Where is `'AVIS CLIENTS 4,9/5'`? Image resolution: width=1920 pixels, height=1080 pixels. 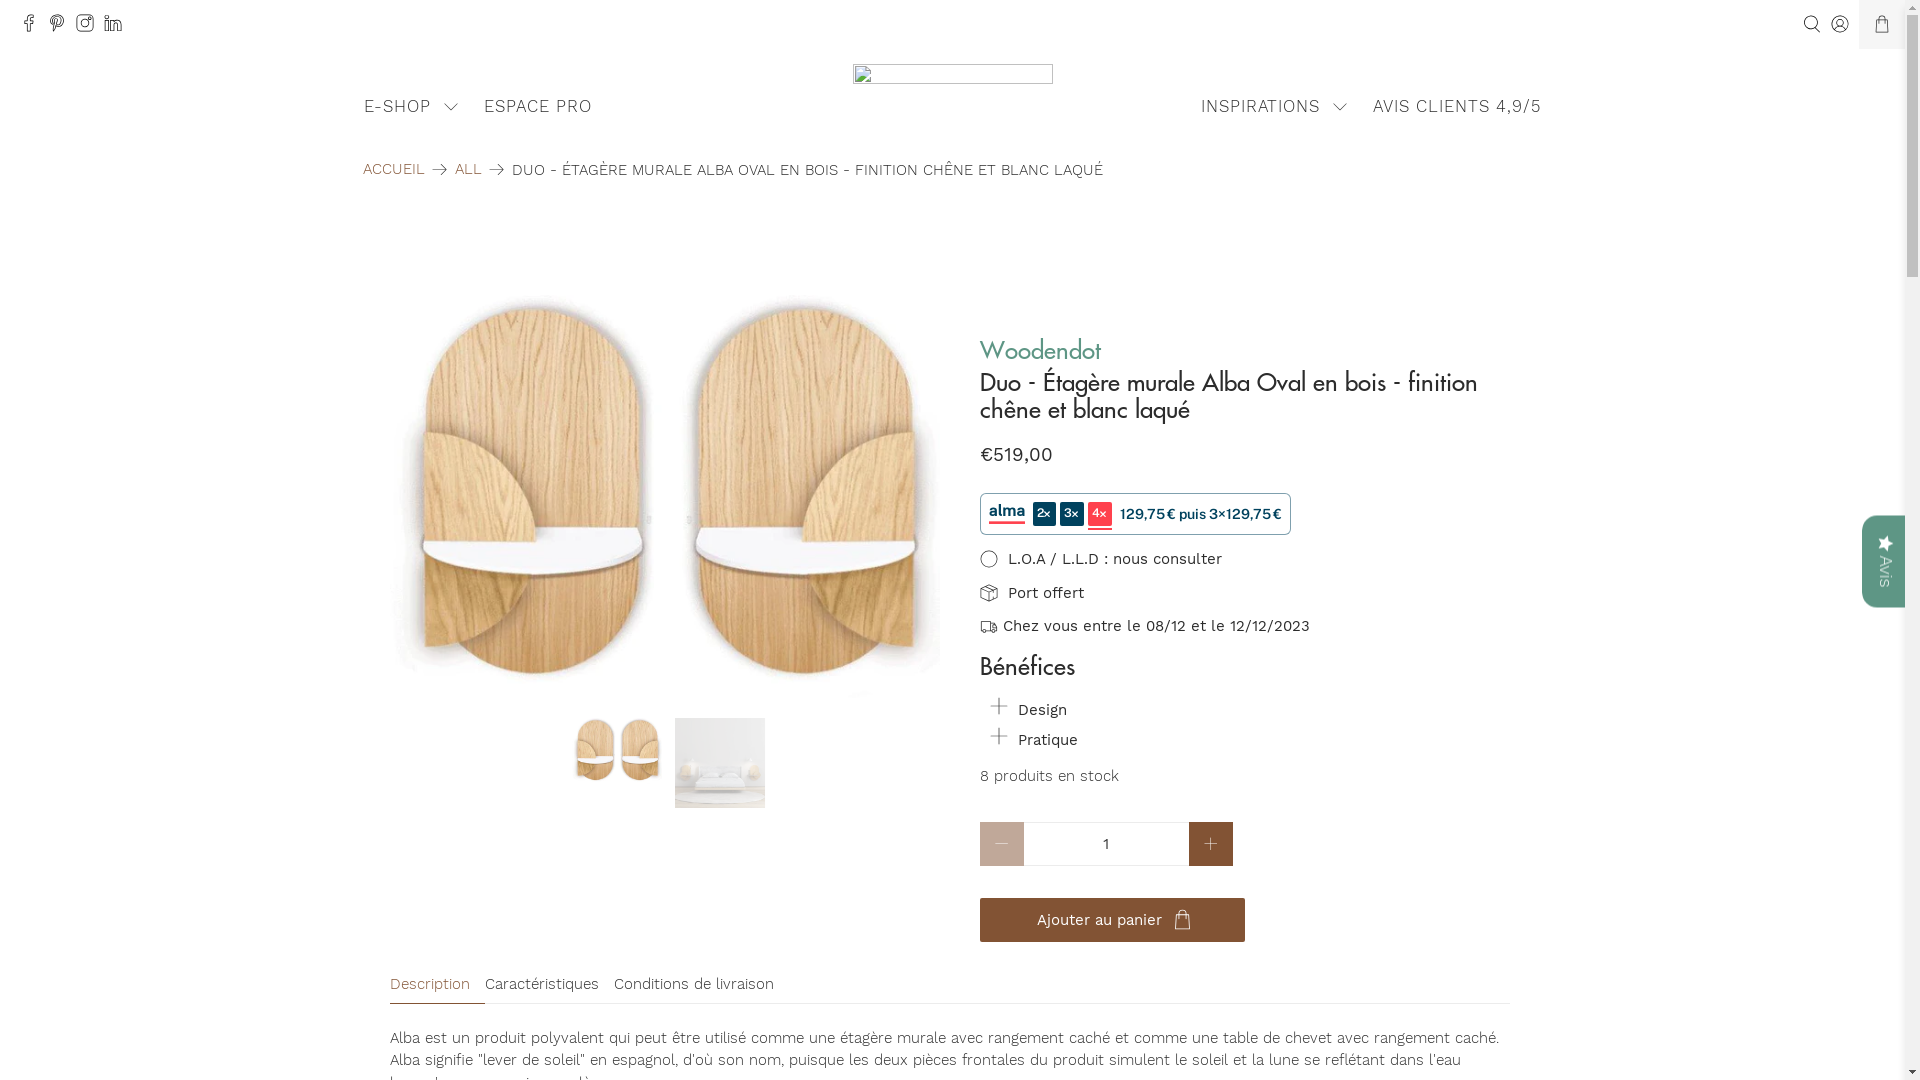
'AVIS CLIENTS 4,9/5' is located at coordinates (1457, 106).